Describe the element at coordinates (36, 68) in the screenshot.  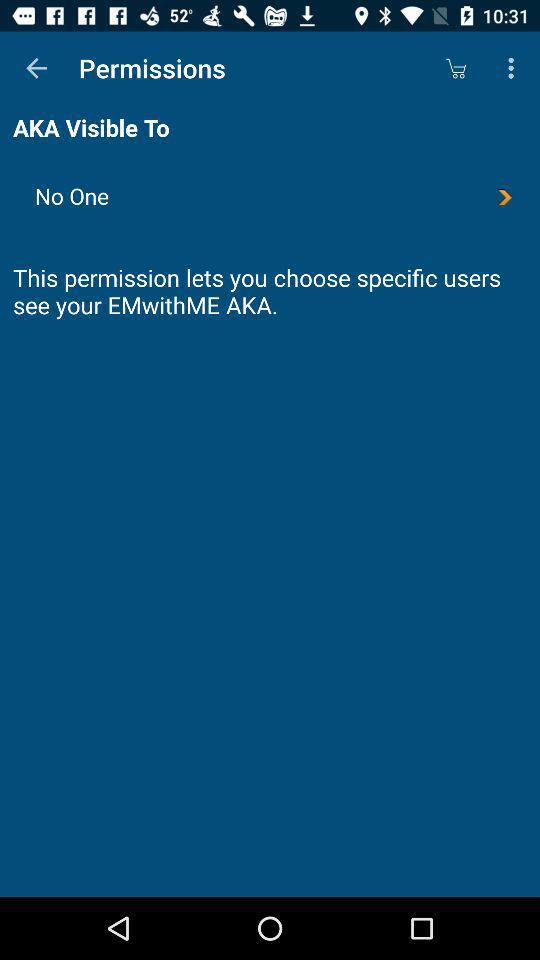
I see `the app next to the permissions` at that location.